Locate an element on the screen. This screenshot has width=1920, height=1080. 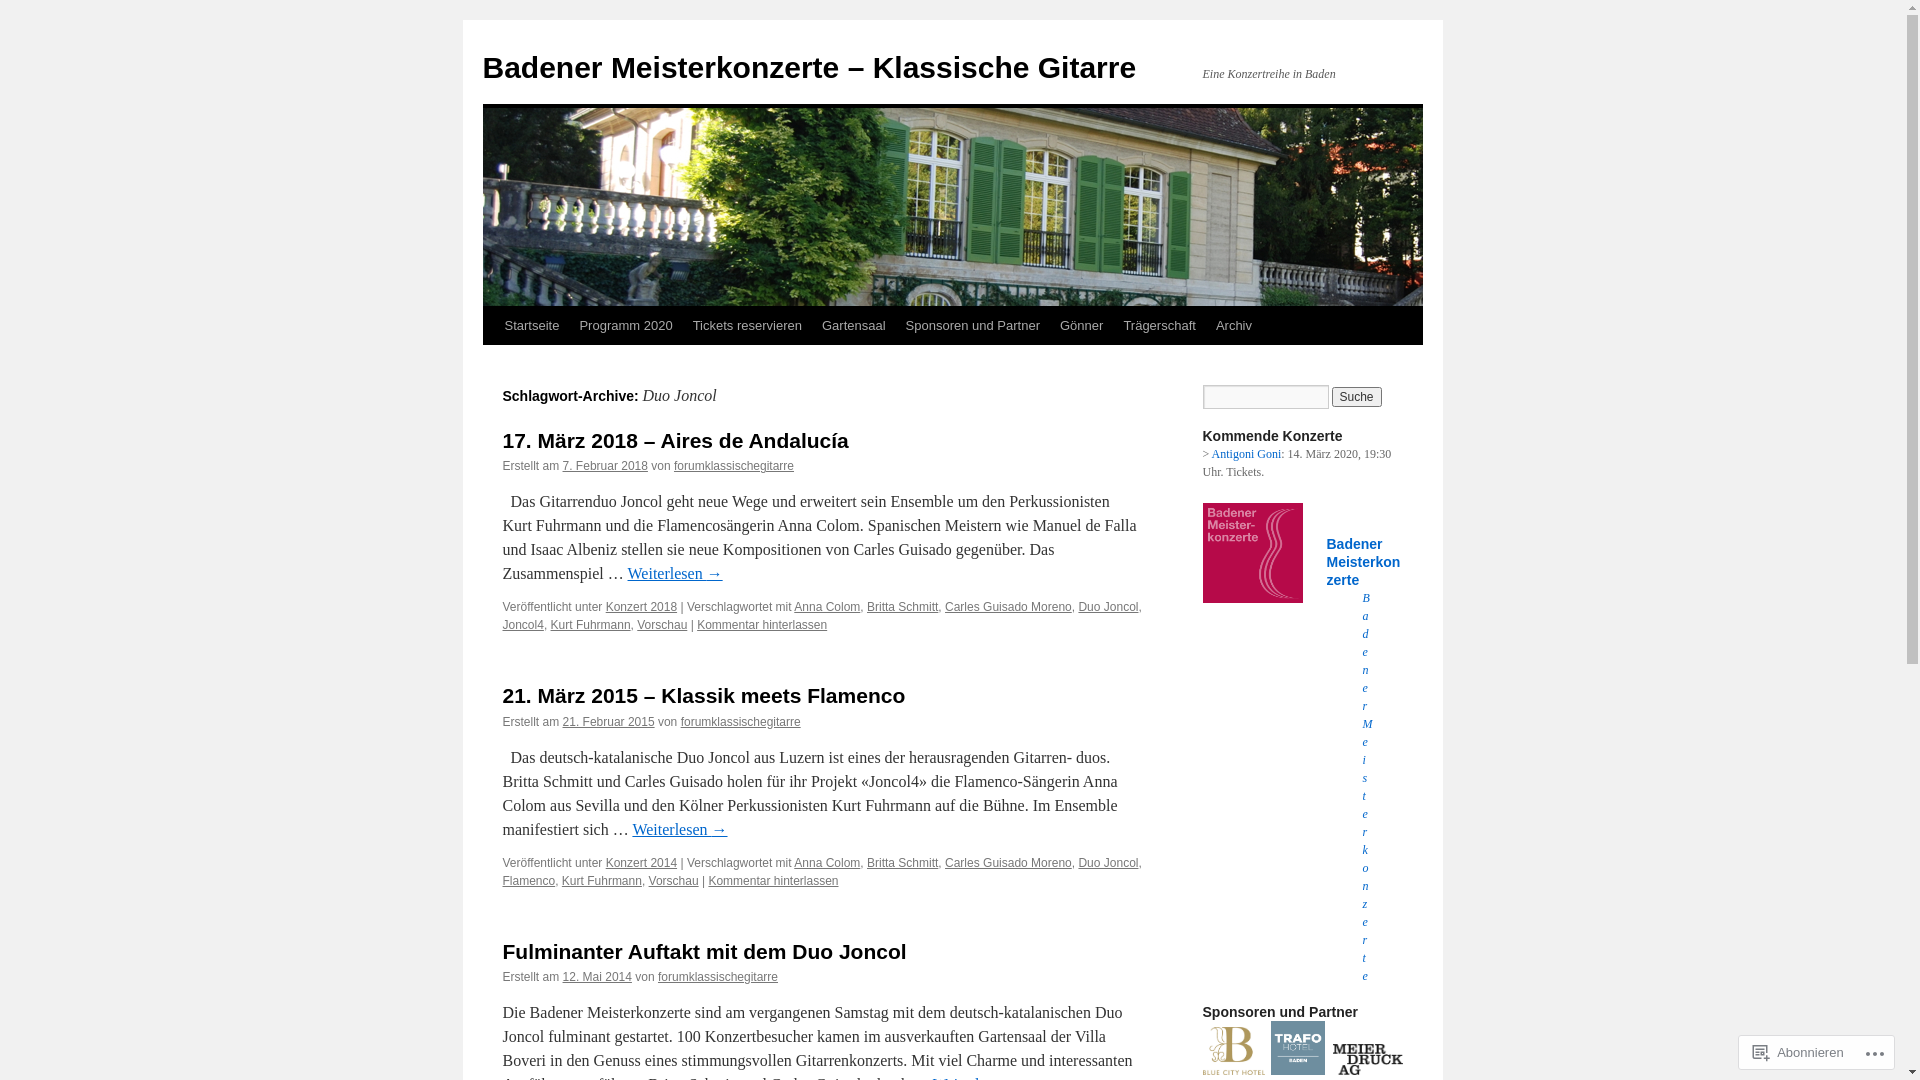
'Abonnieren' is located at coordinates (1798, 1051).